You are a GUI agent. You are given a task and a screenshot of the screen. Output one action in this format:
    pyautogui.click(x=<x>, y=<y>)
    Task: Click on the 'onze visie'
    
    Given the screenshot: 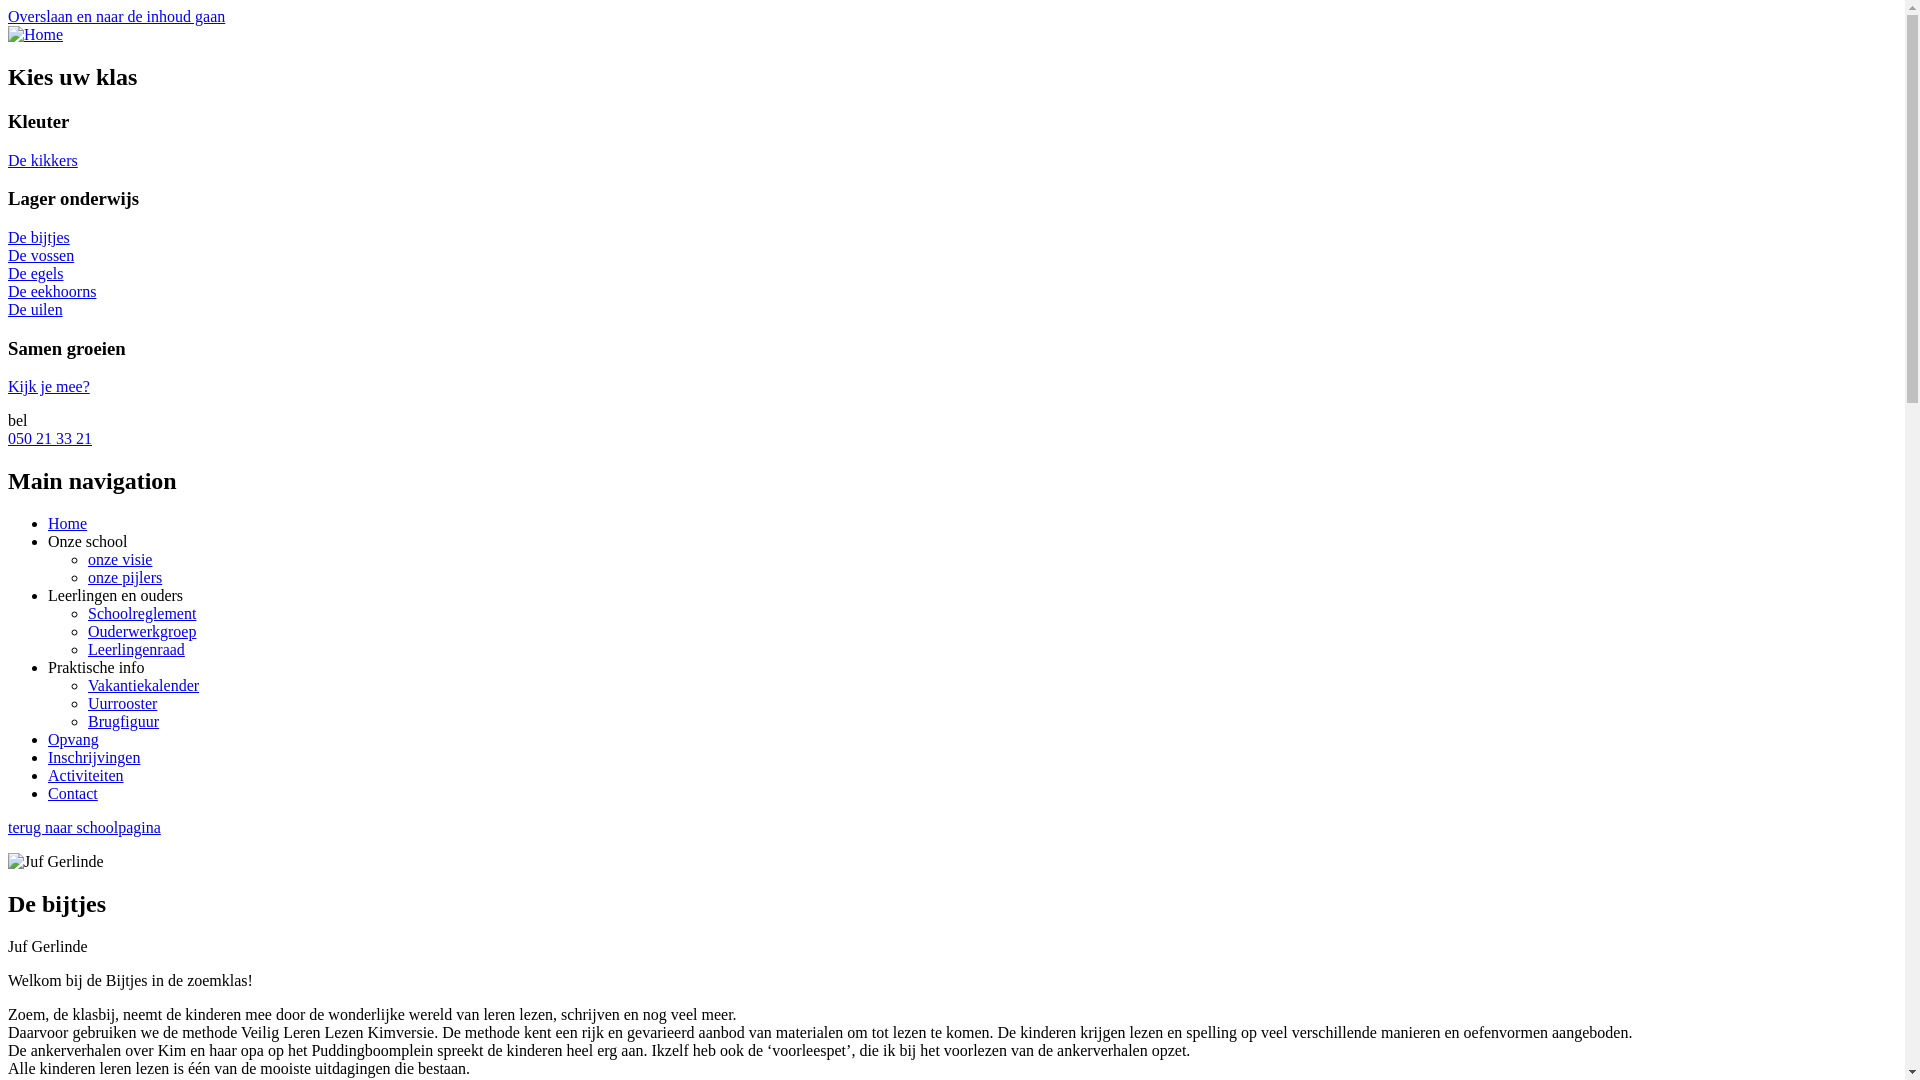 What is the action you would take?
    pyautogui.click(x=119, y=559)
    